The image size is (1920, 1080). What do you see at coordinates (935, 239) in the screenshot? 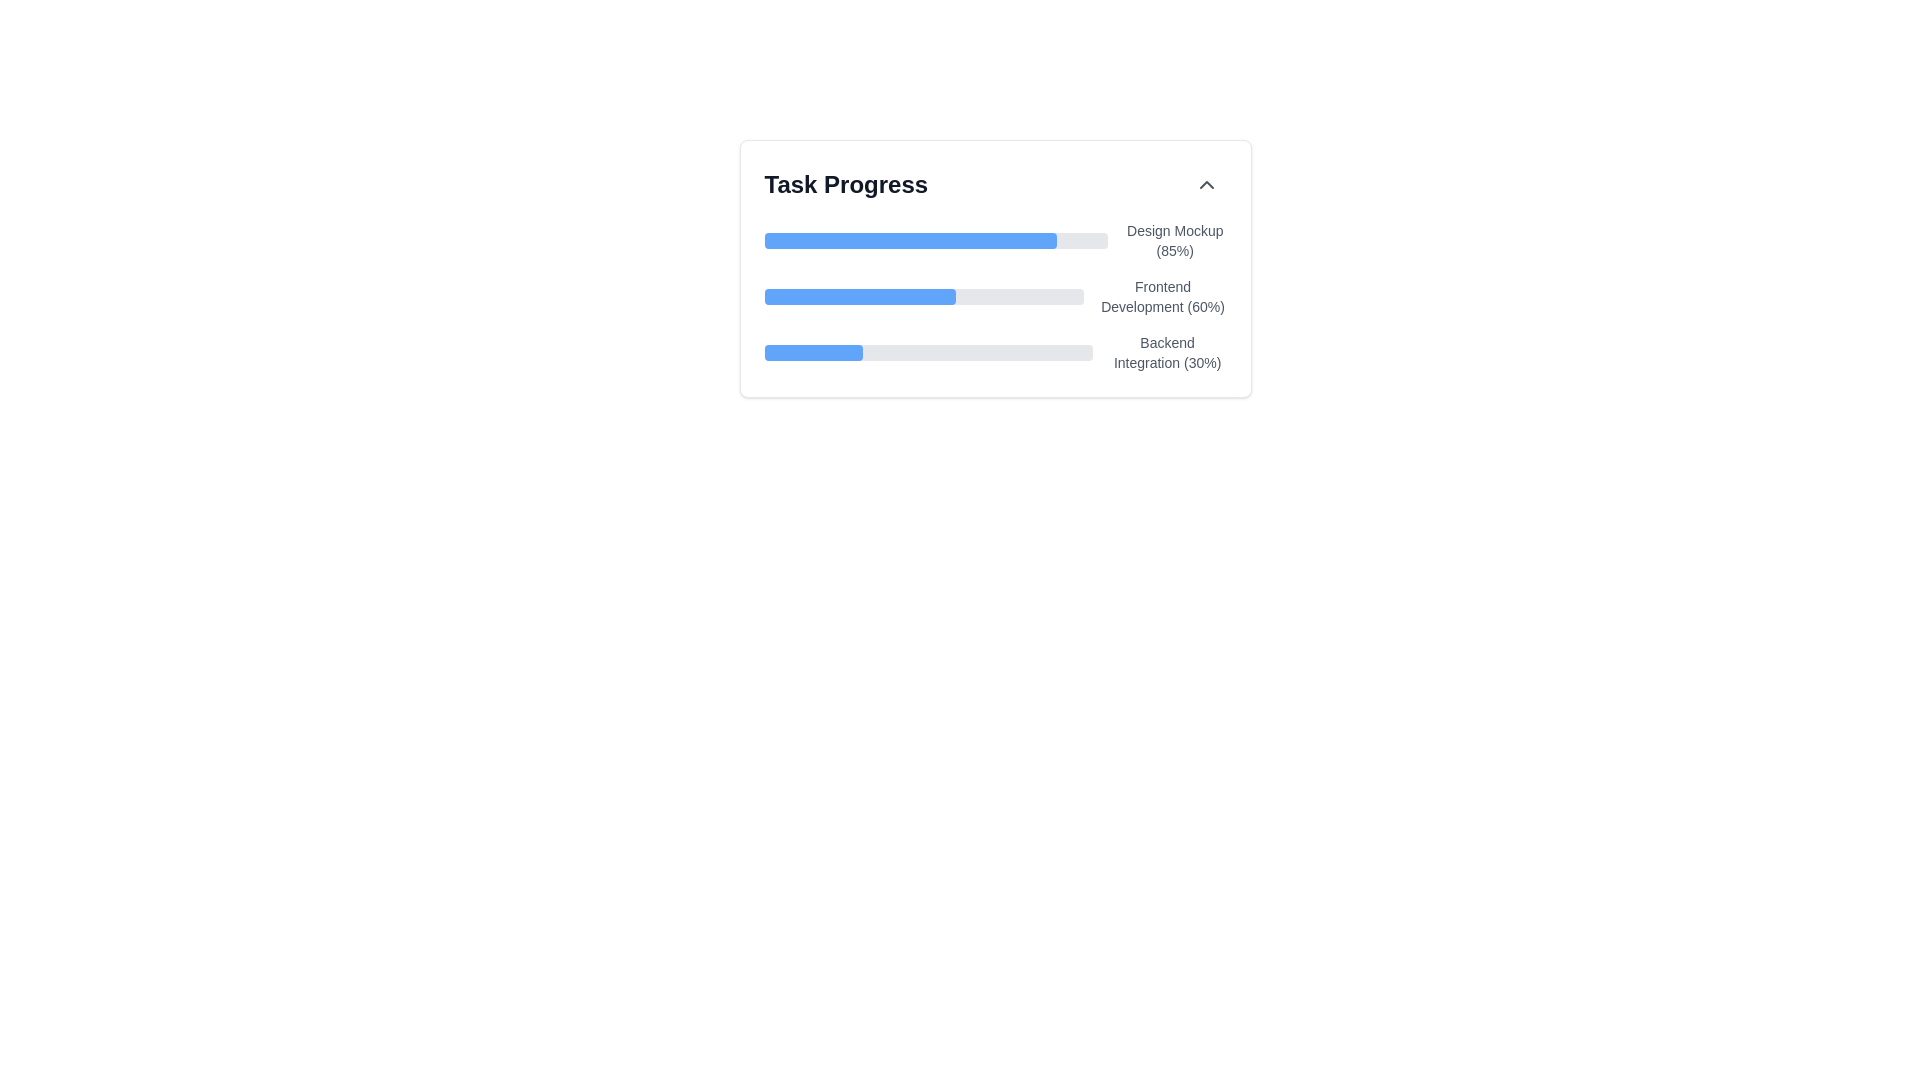
I see `the Progress Bar indicating 85% completion, styled with rounded corners, located in the 'Task Progress' section beneath the heading and aligned with 'Design Mockup (85%)'` at bounding box center [935, 239].